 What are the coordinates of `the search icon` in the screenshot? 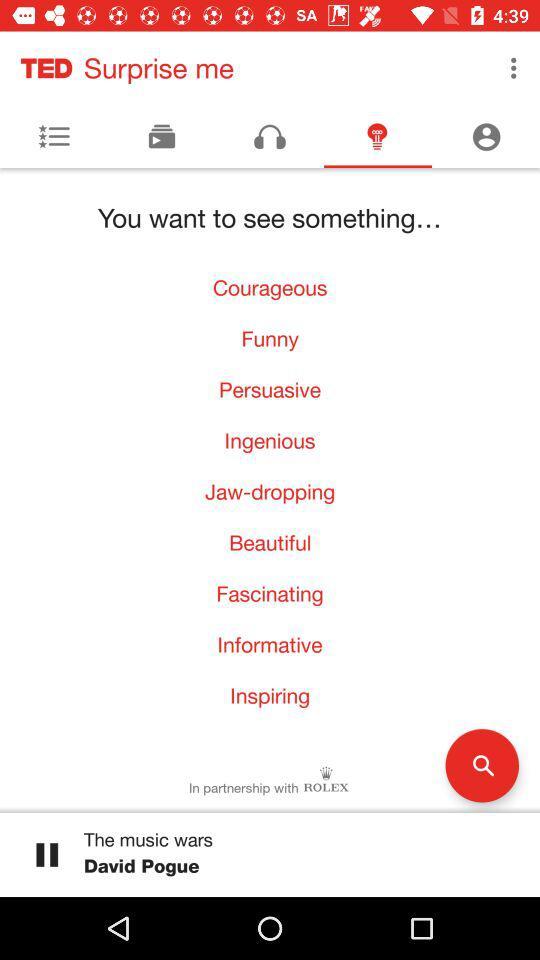 It's located at (481, 764).